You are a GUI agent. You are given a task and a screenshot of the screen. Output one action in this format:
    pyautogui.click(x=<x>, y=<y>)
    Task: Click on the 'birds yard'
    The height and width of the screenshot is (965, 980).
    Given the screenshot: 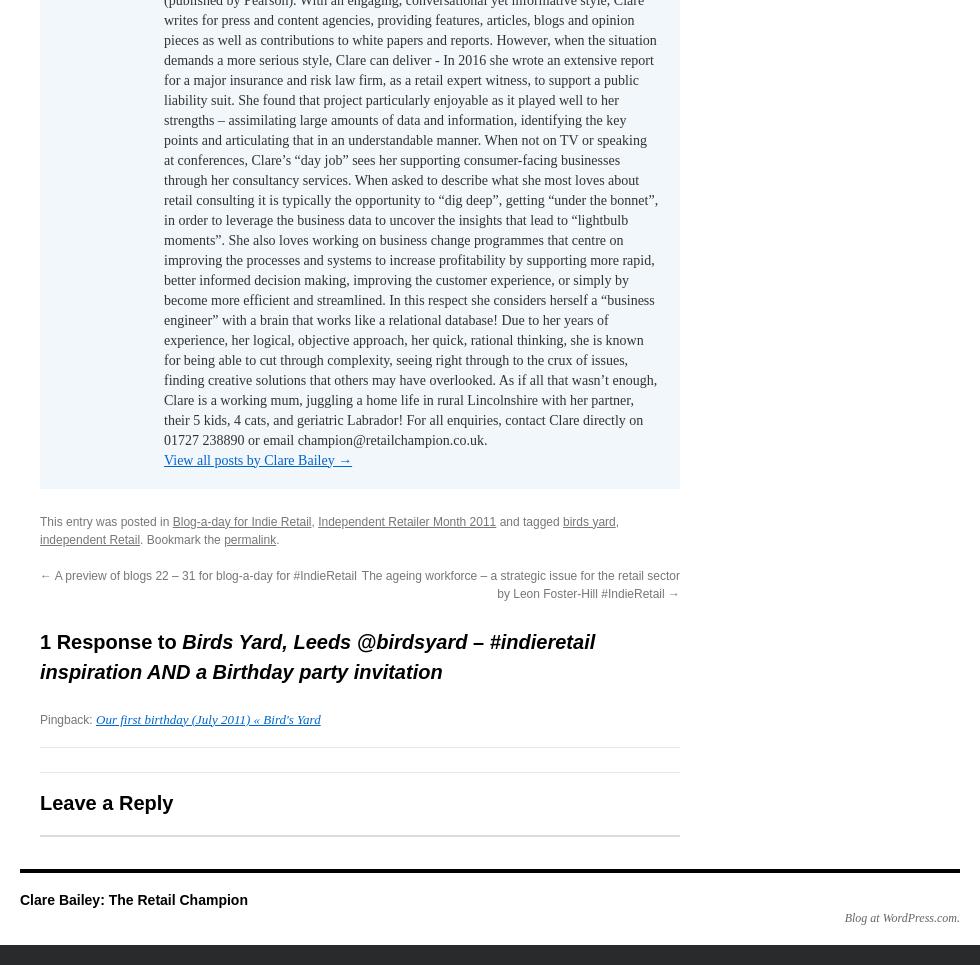 What is the action you would take?
    pyautogui.click(x=588, y=520)
    